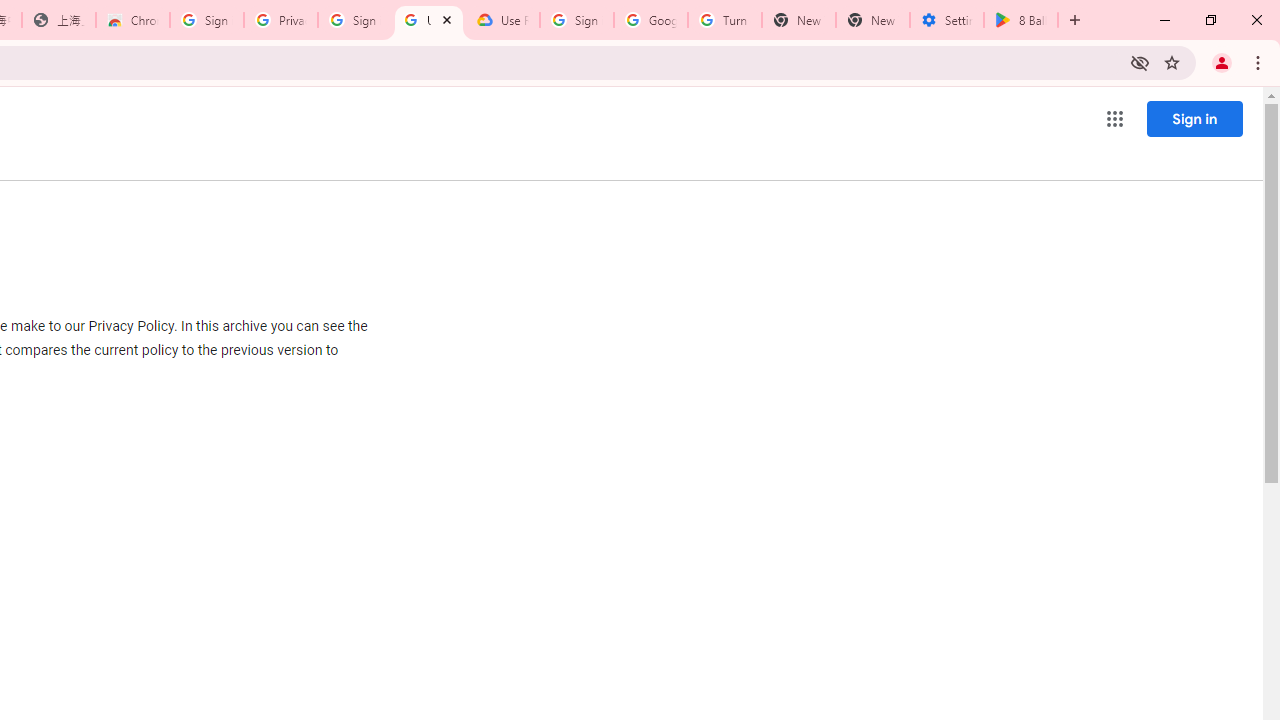 The width and height of the screenshot is (1280, 720). What do you see at coordinates (872, 20) in the screenshot?
I see `'New Tab'` at bounding box center [872, 20].